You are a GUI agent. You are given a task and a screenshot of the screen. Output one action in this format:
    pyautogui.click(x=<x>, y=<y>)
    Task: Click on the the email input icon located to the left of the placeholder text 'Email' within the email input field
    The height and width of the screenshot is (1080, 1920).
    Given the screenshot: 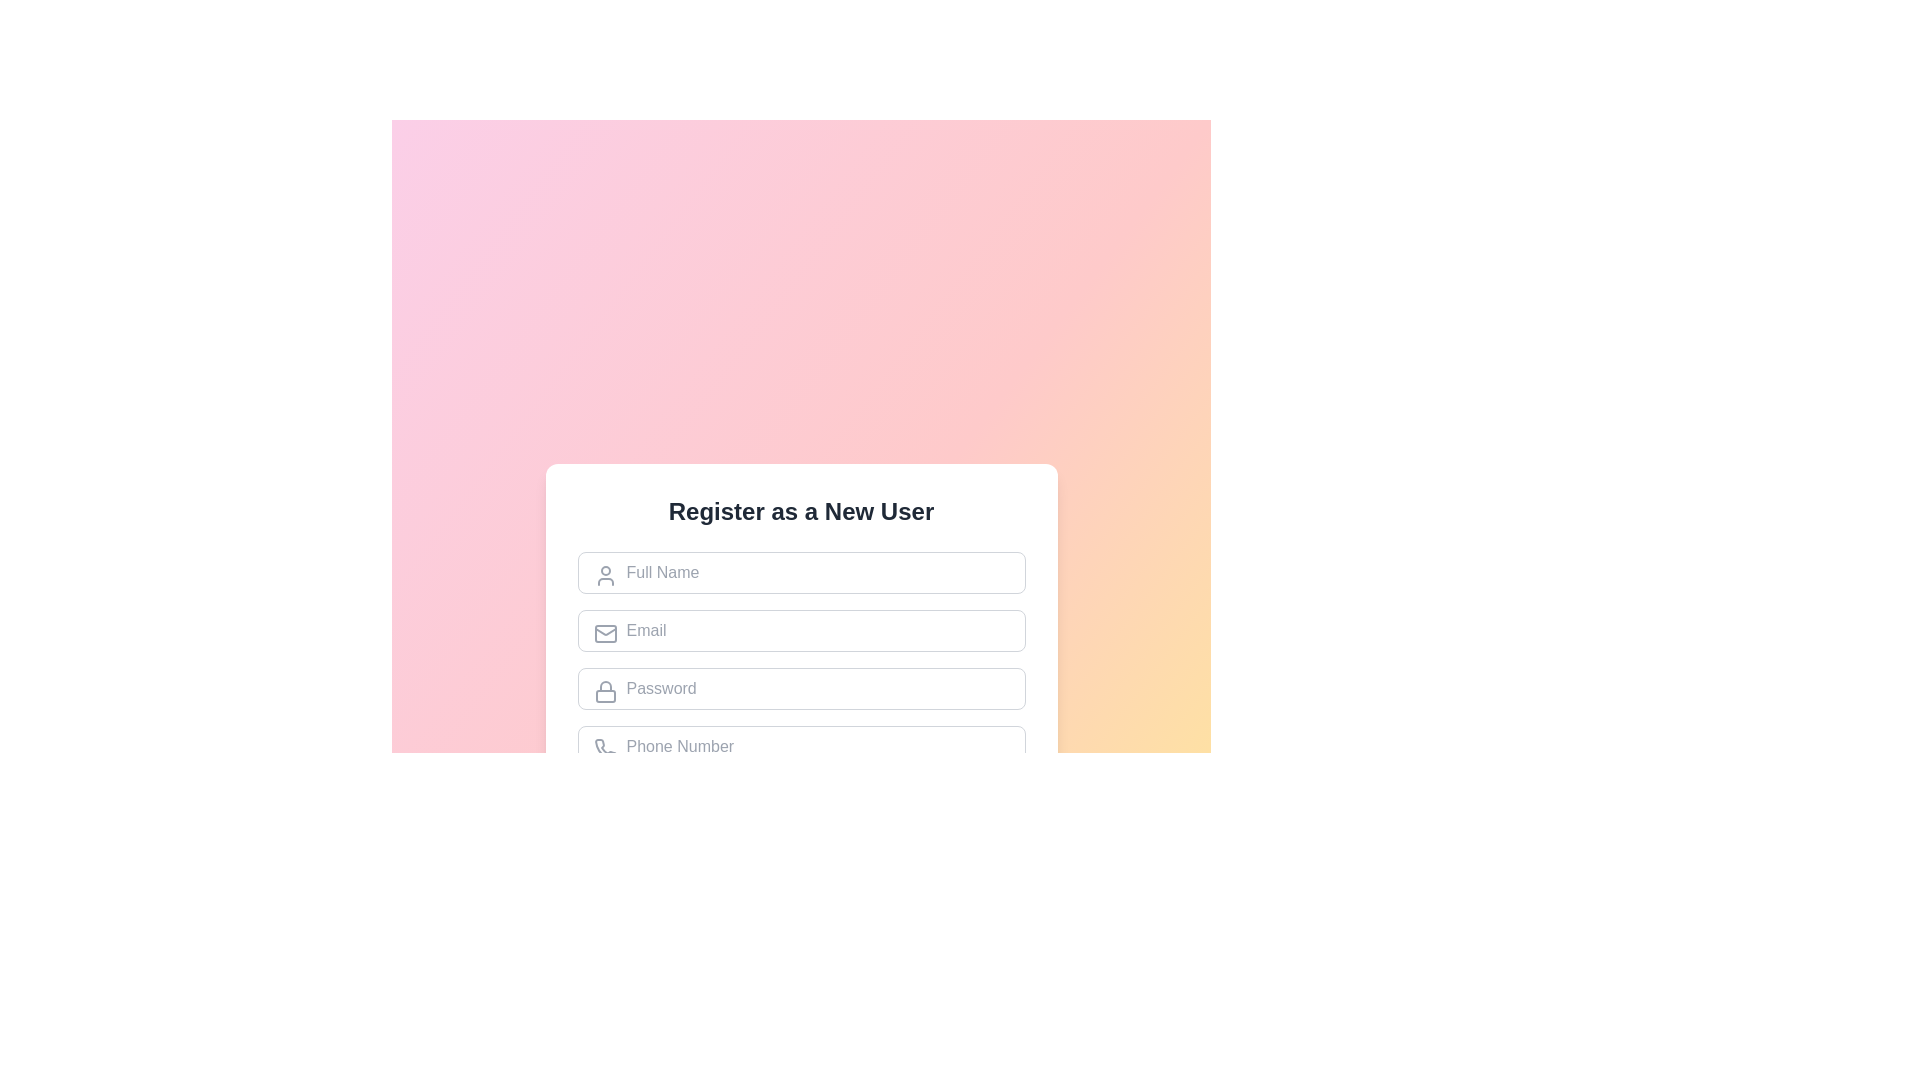 What is the action you would take?
    pyautogui.click(x=604, y=633)
    